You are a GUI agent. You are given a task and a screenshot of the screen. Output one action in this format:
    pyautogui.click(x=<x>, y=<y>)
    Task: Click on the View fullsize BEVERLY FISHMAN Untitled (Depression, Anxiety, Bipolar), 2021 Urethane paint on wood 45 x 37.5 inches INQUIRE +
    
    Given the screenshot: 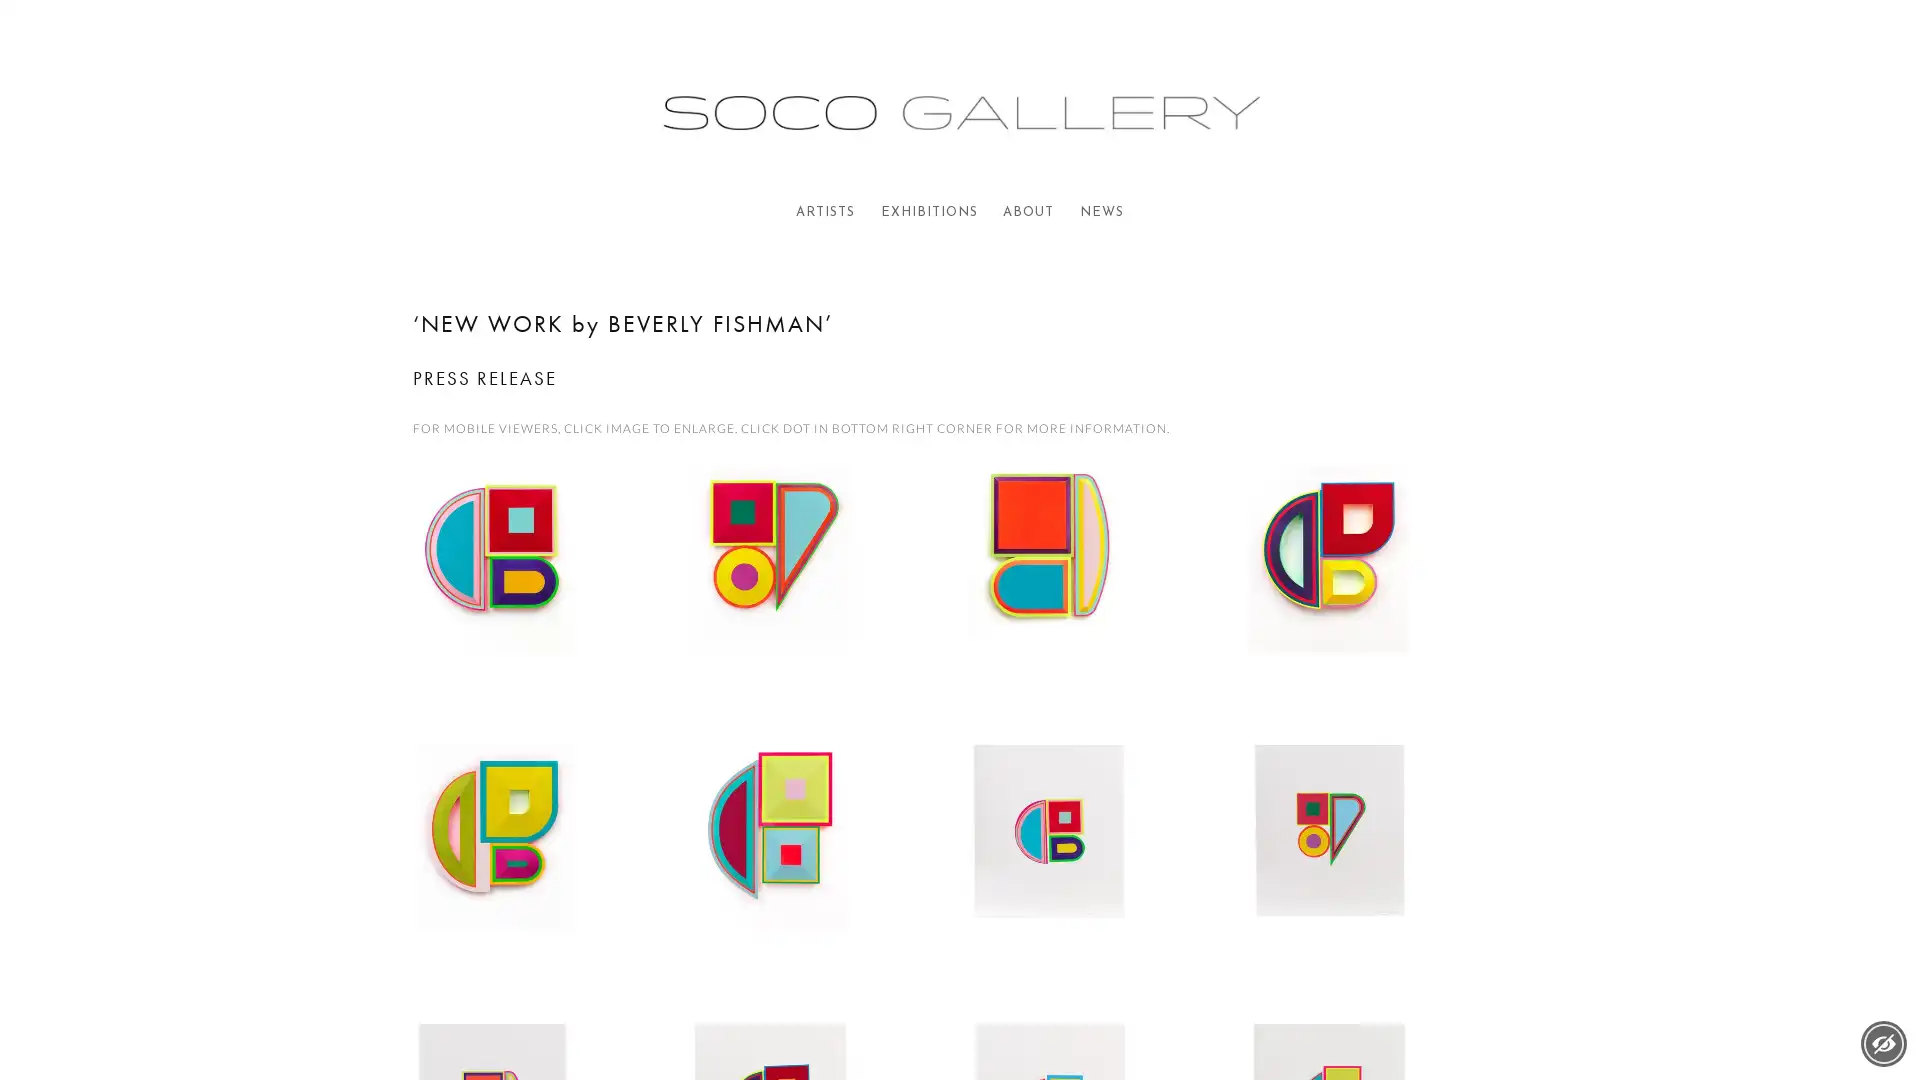 What is the action you would take?
    pyautogui.click(x=1098, y=593)
    